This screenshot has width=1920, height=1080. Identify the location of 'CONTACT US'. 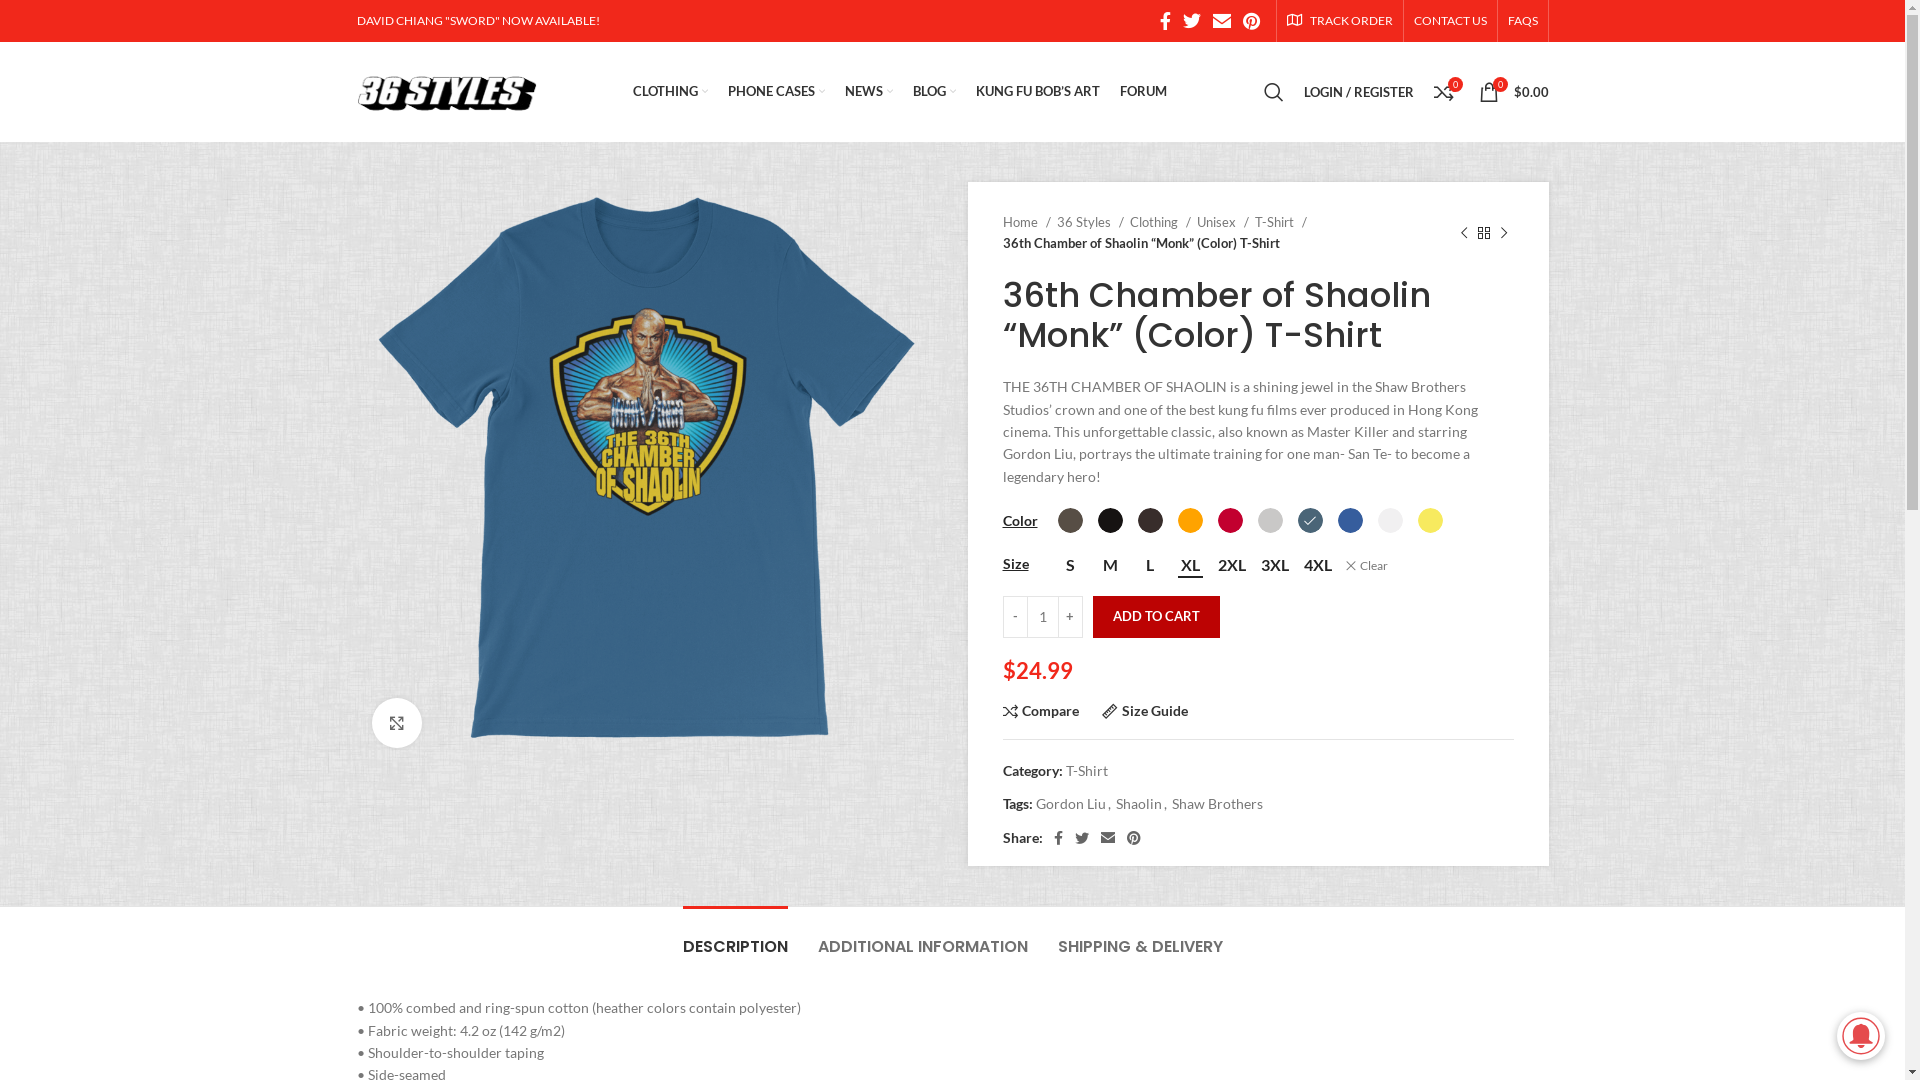
(1450, 20).